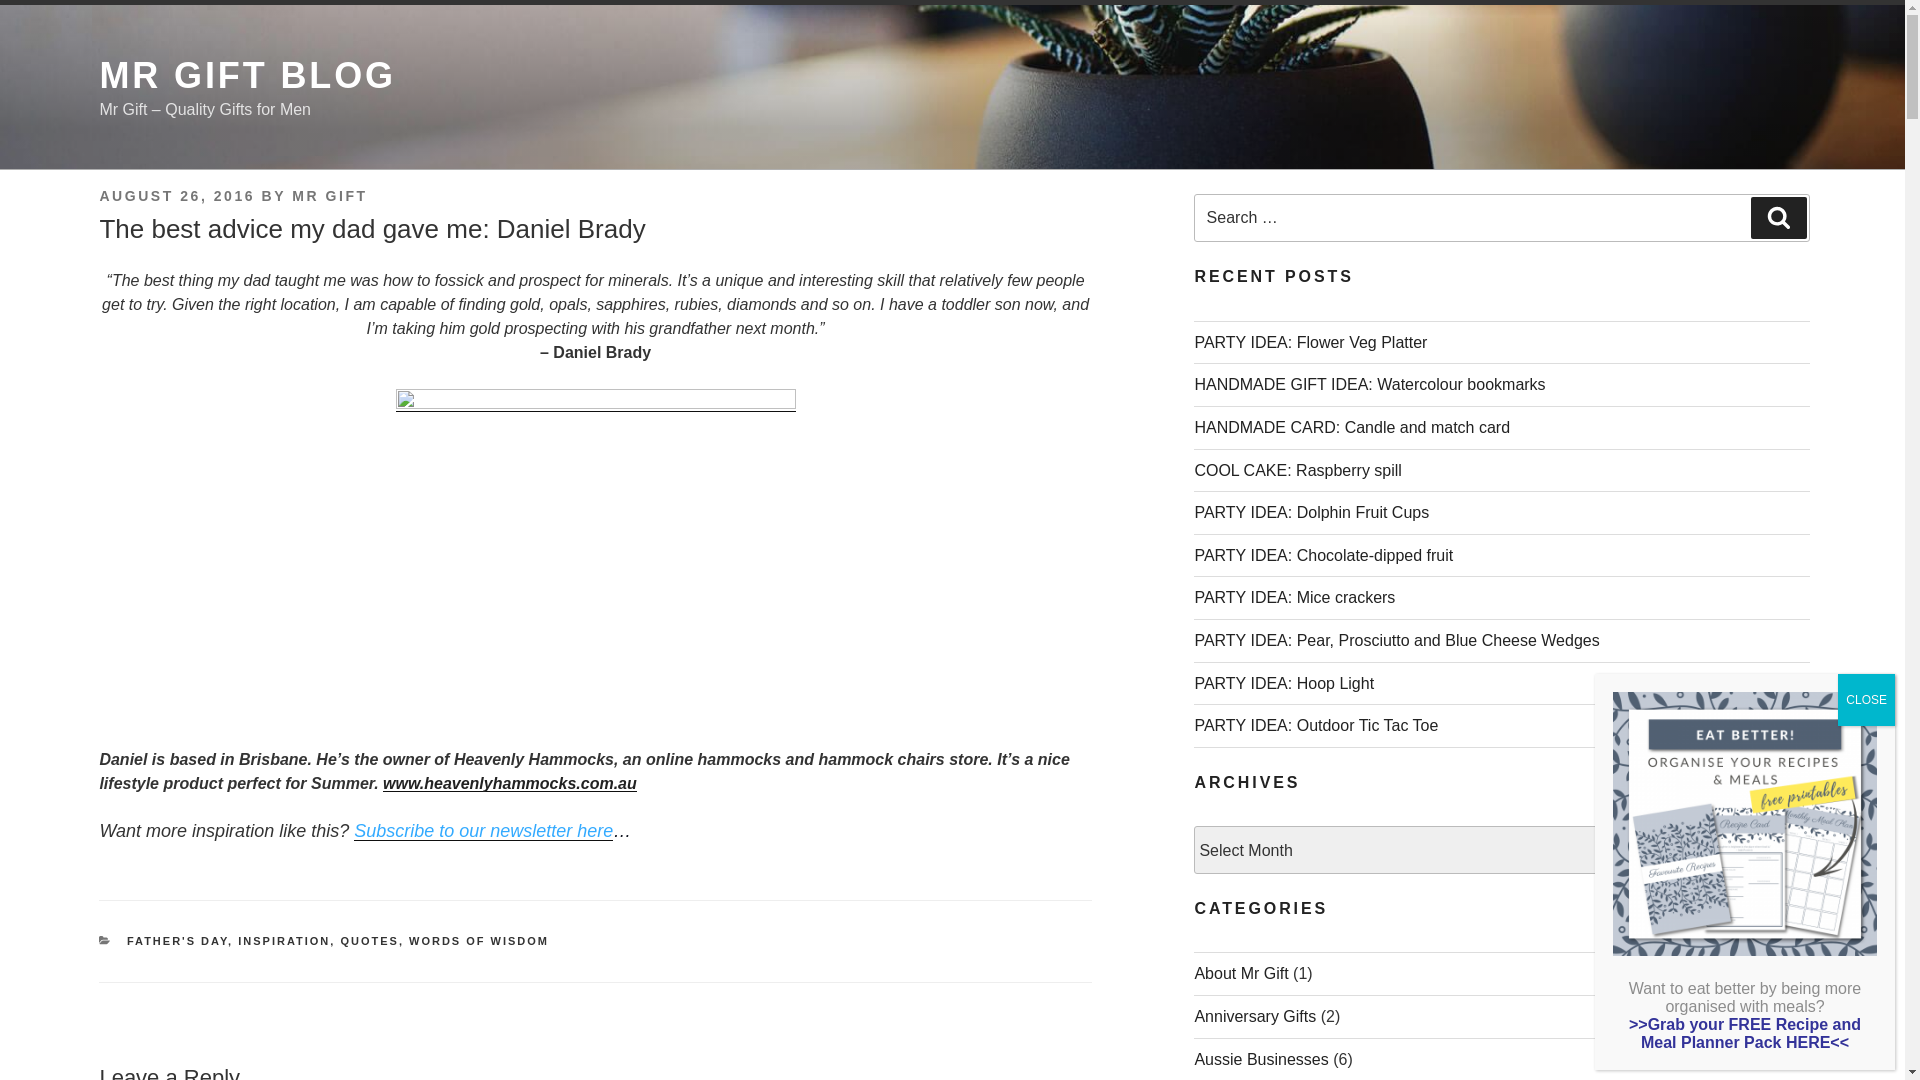  What do you see at coordinates (1194, 1058) in the screenshot?
I see `'Aussie Businesses'` at bounding box center [1194, 1058].